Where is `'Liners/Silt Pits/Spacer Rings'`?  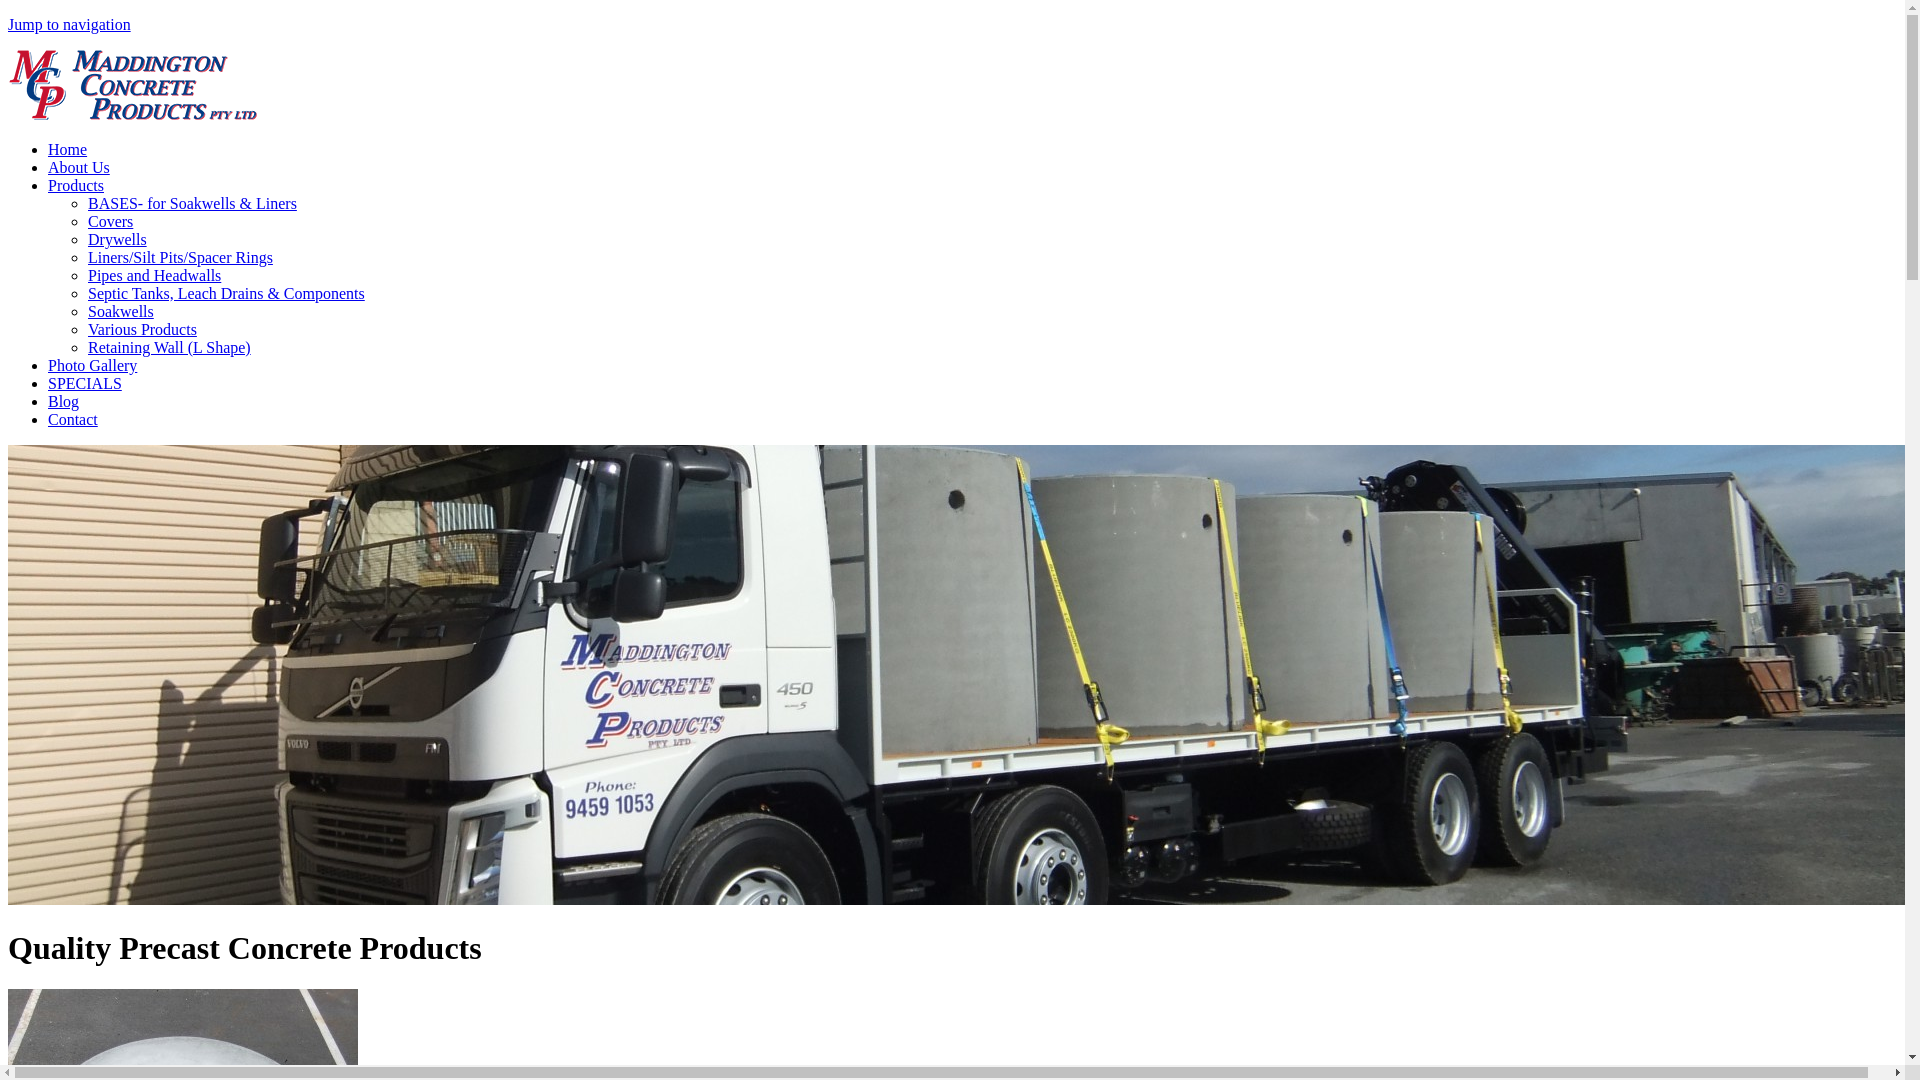 'Liners/Silt Pits/Spacer Rings' is located at coordinates (180, 256).